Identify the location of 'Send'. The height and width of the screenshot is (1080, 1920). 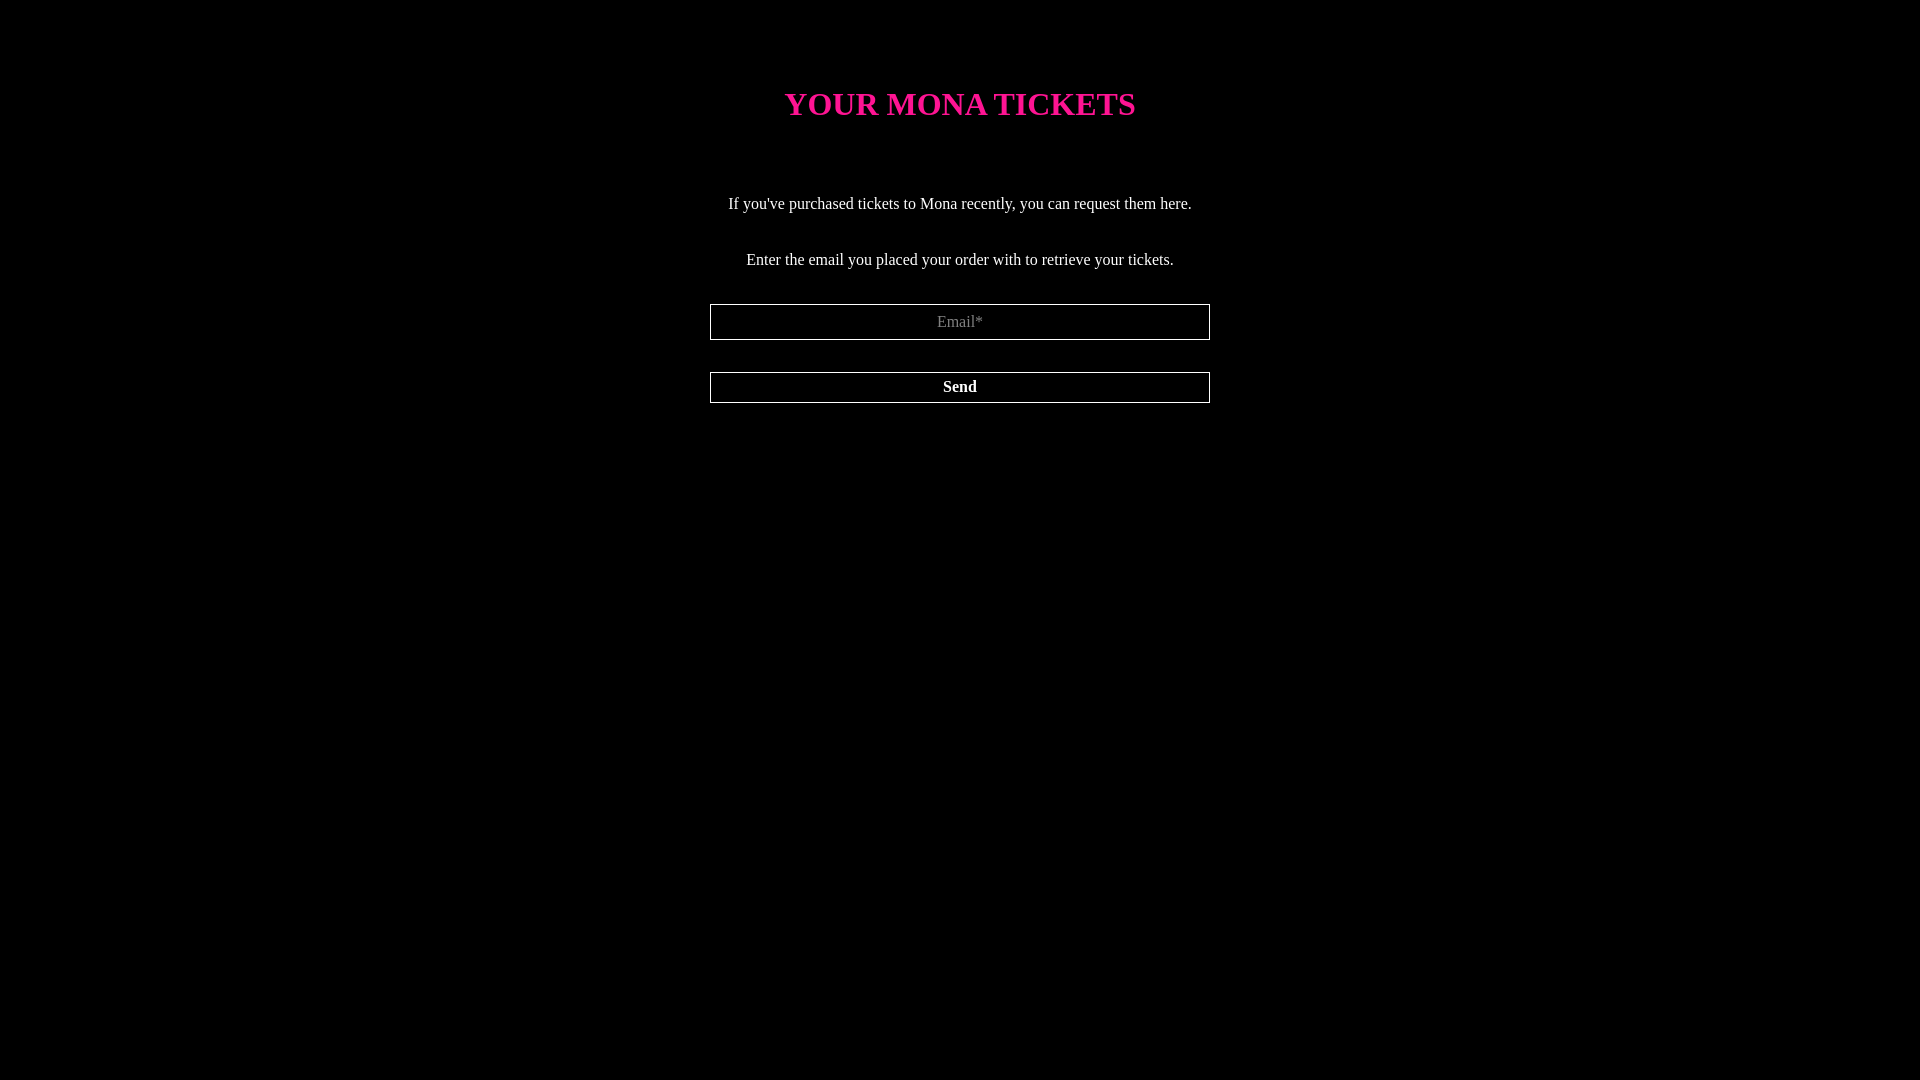
(960, 387).